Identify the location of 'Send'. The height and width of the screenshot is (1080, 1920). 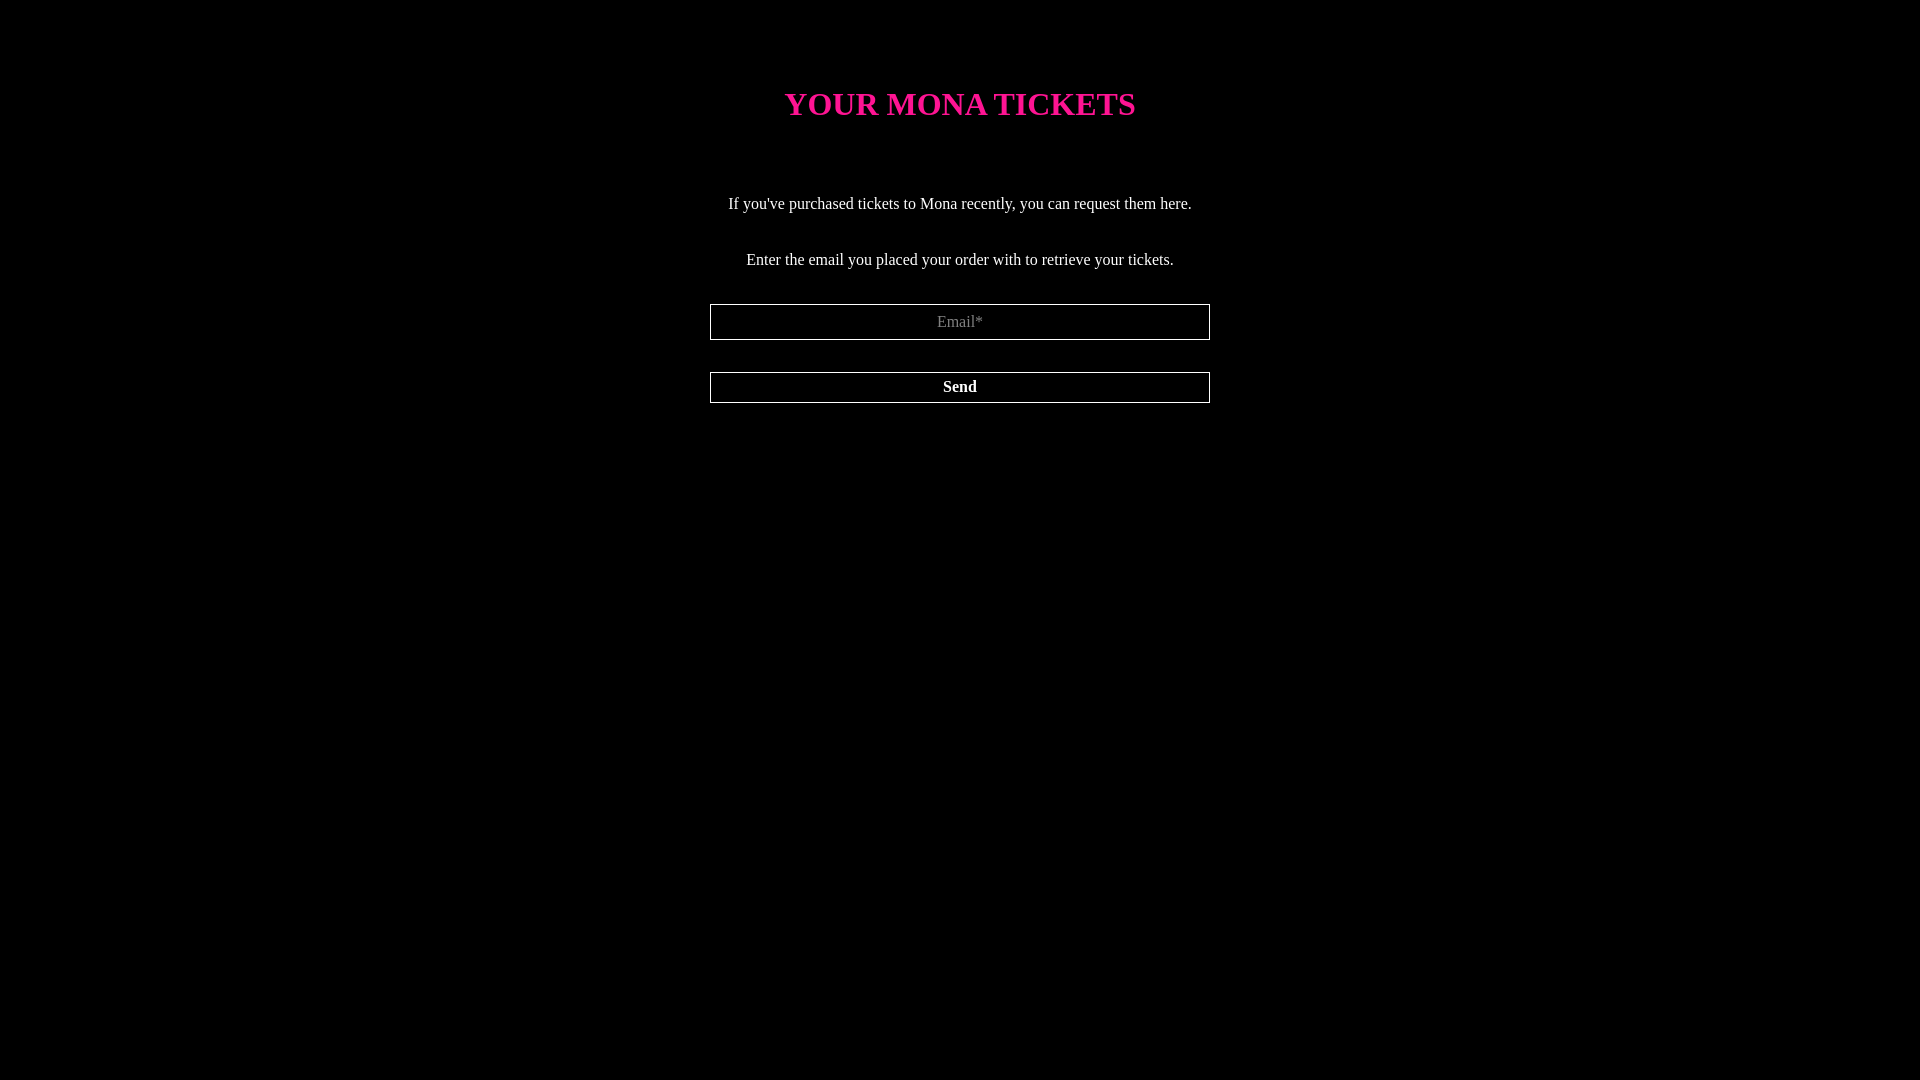
(960, 387).